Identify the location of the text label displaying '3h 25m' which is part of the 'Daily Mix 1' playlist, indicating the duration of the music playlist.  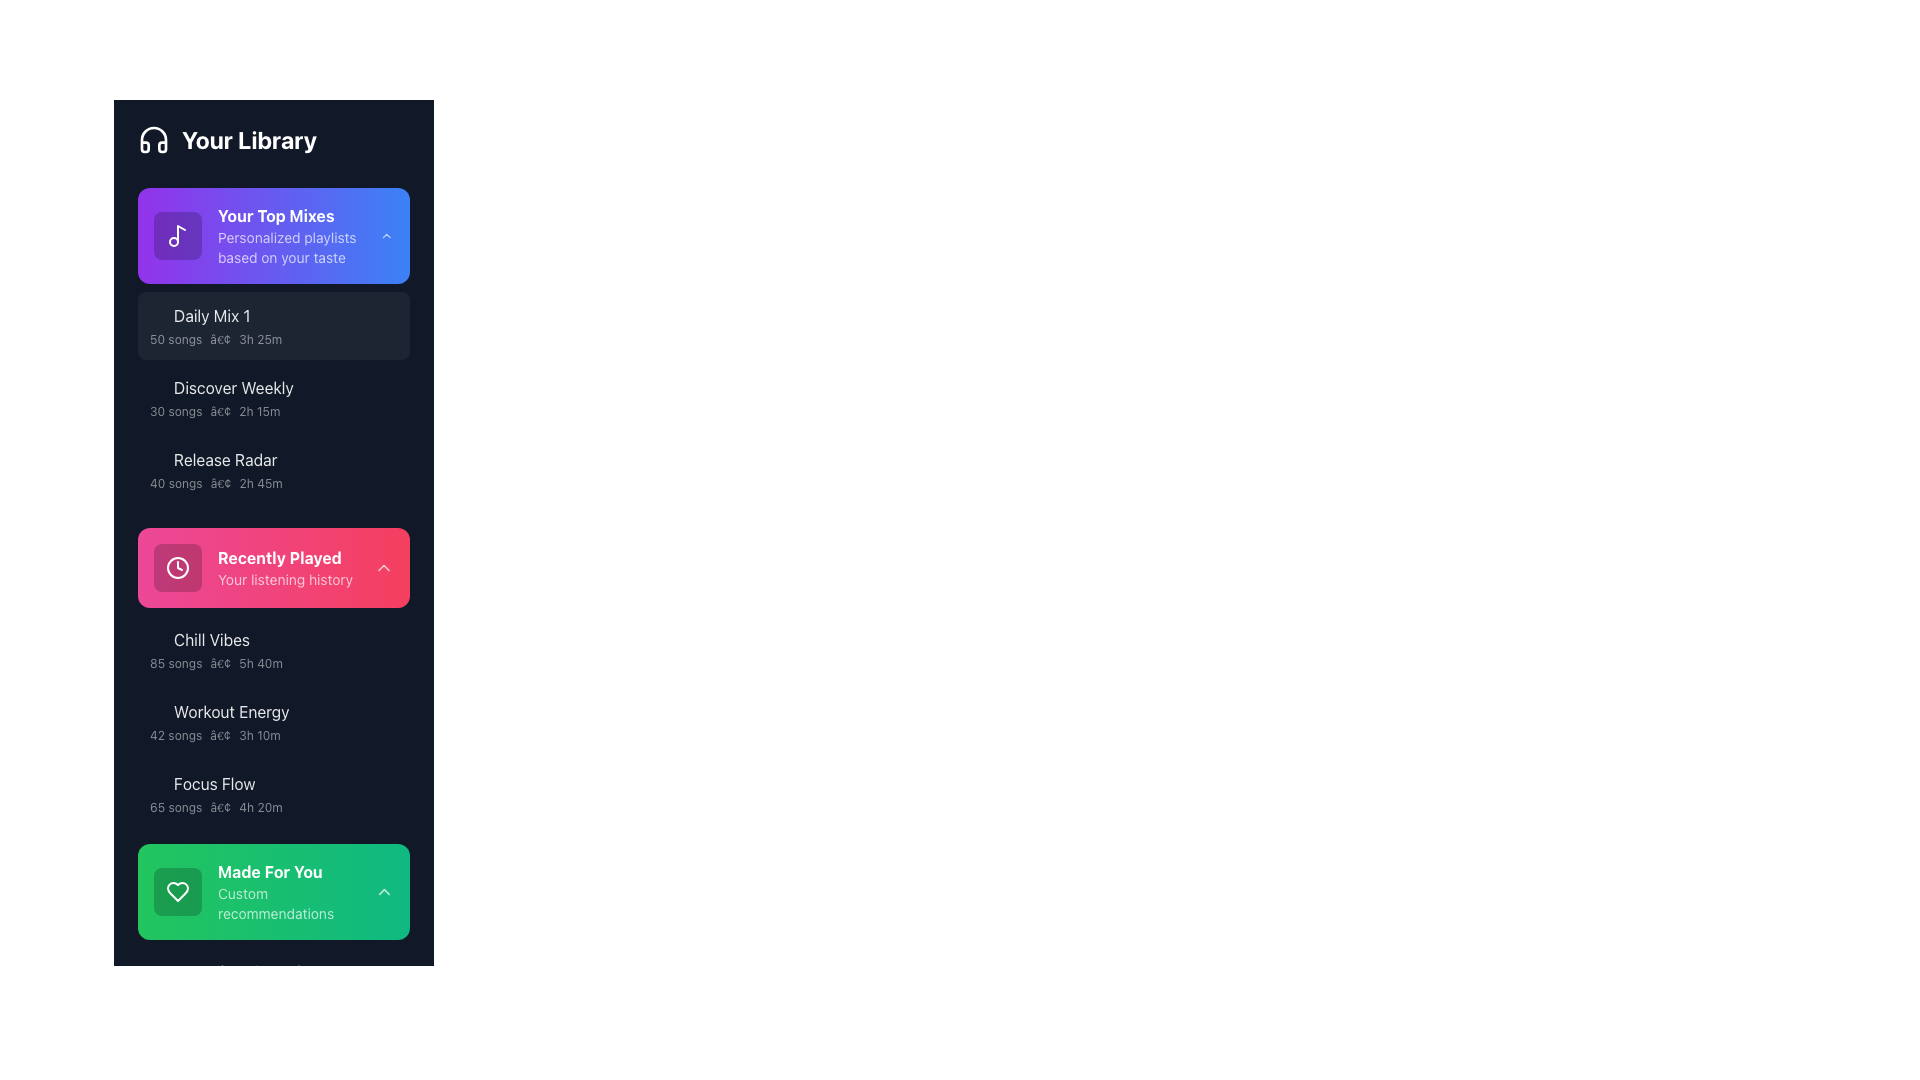
(259, 338).